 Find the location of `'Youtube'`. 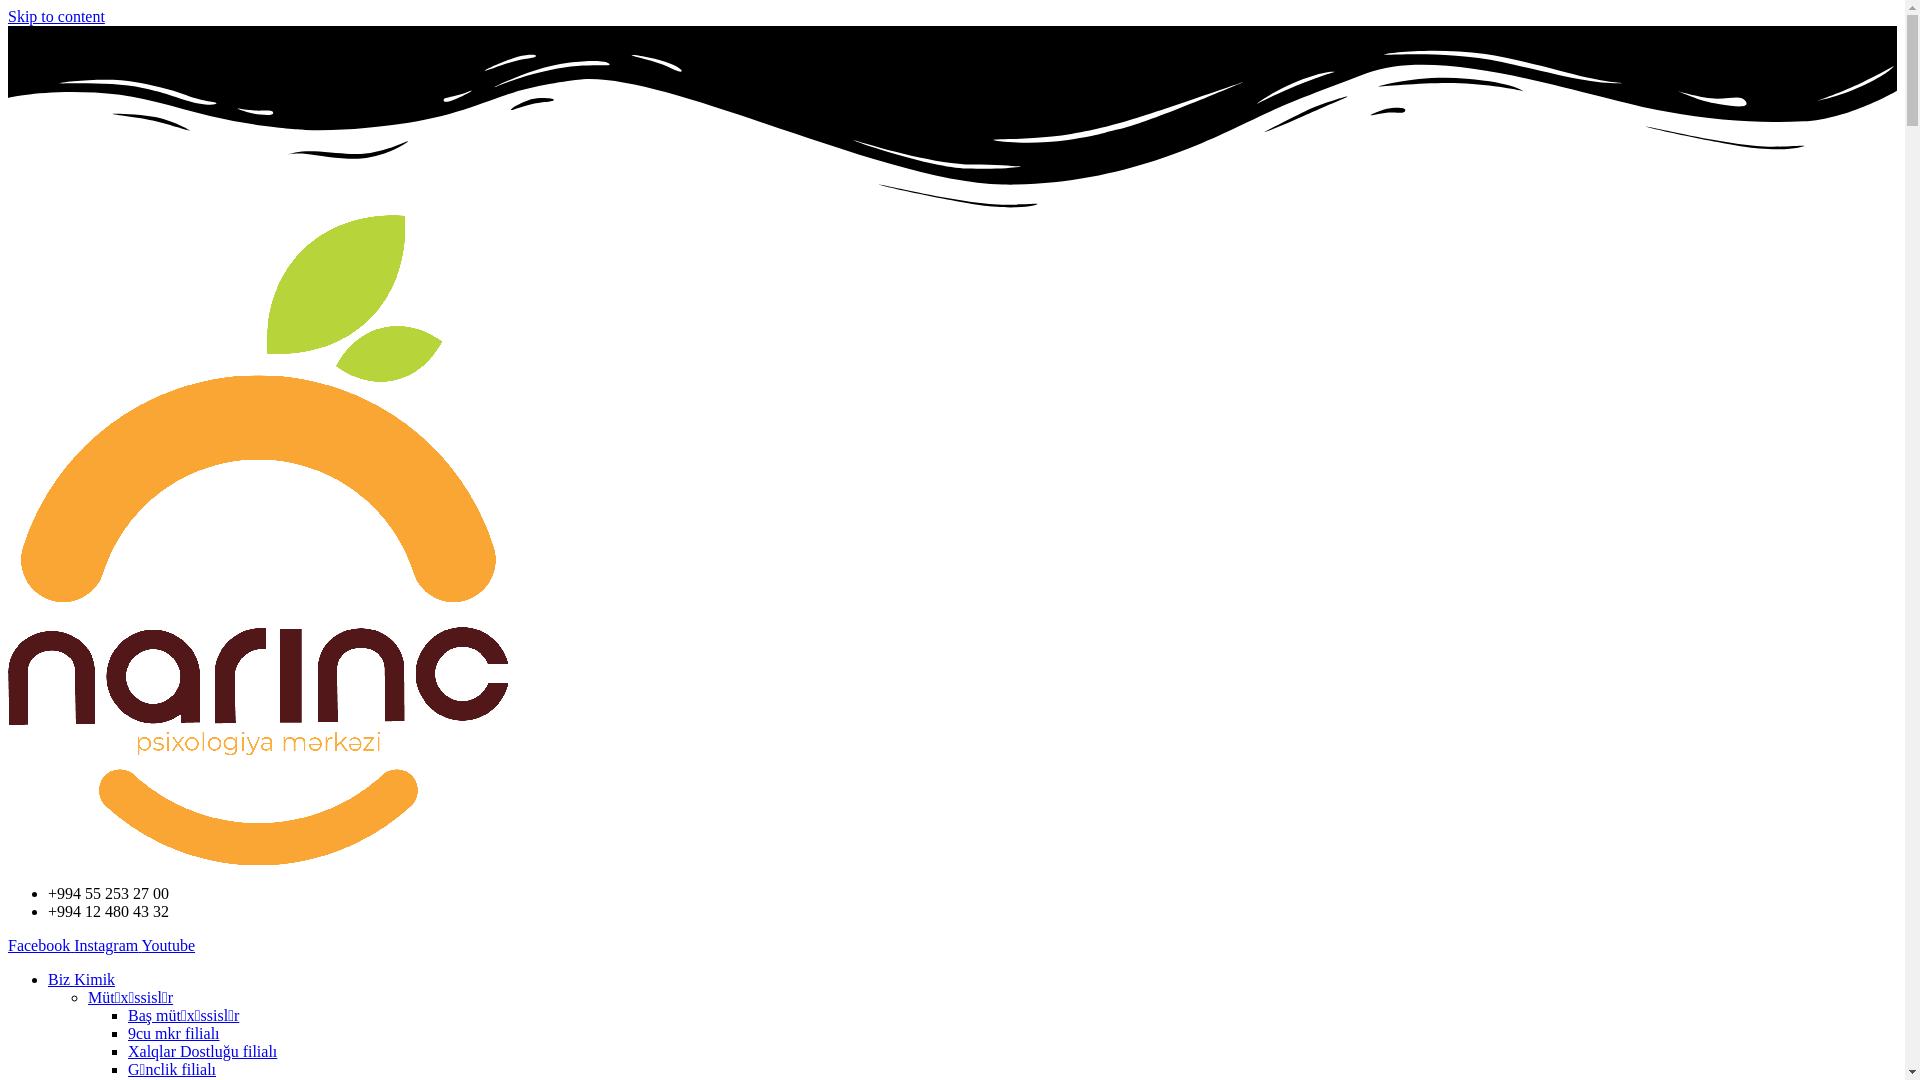

'Youtube' is located at coordinates (168, 945).